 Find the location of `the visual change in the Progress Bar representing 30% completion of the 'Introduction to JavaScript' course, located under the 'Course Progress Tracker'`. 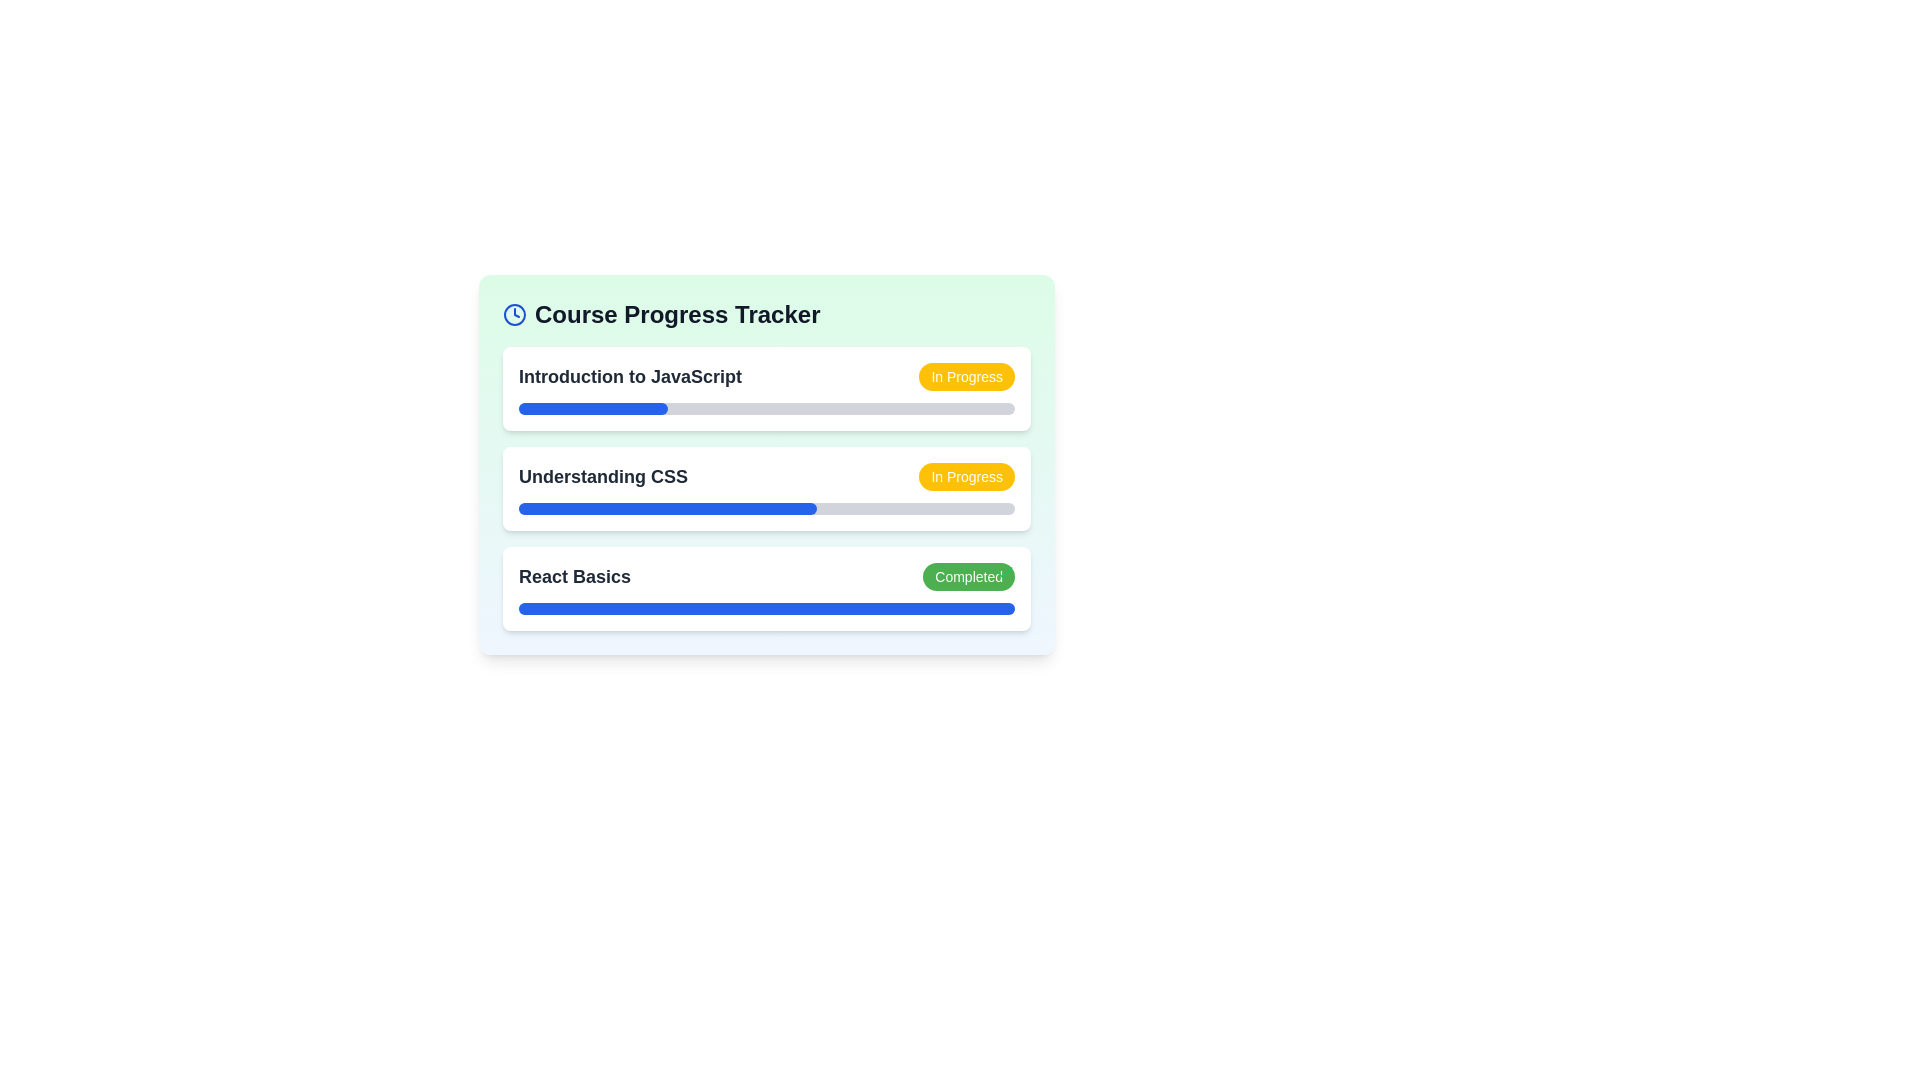

the visual change in the Progress Bar representing 30% completion of the 'Introduction to JavaScript' course, located under the 'Course Progress Tracker' is located at coordinates (766, 407).